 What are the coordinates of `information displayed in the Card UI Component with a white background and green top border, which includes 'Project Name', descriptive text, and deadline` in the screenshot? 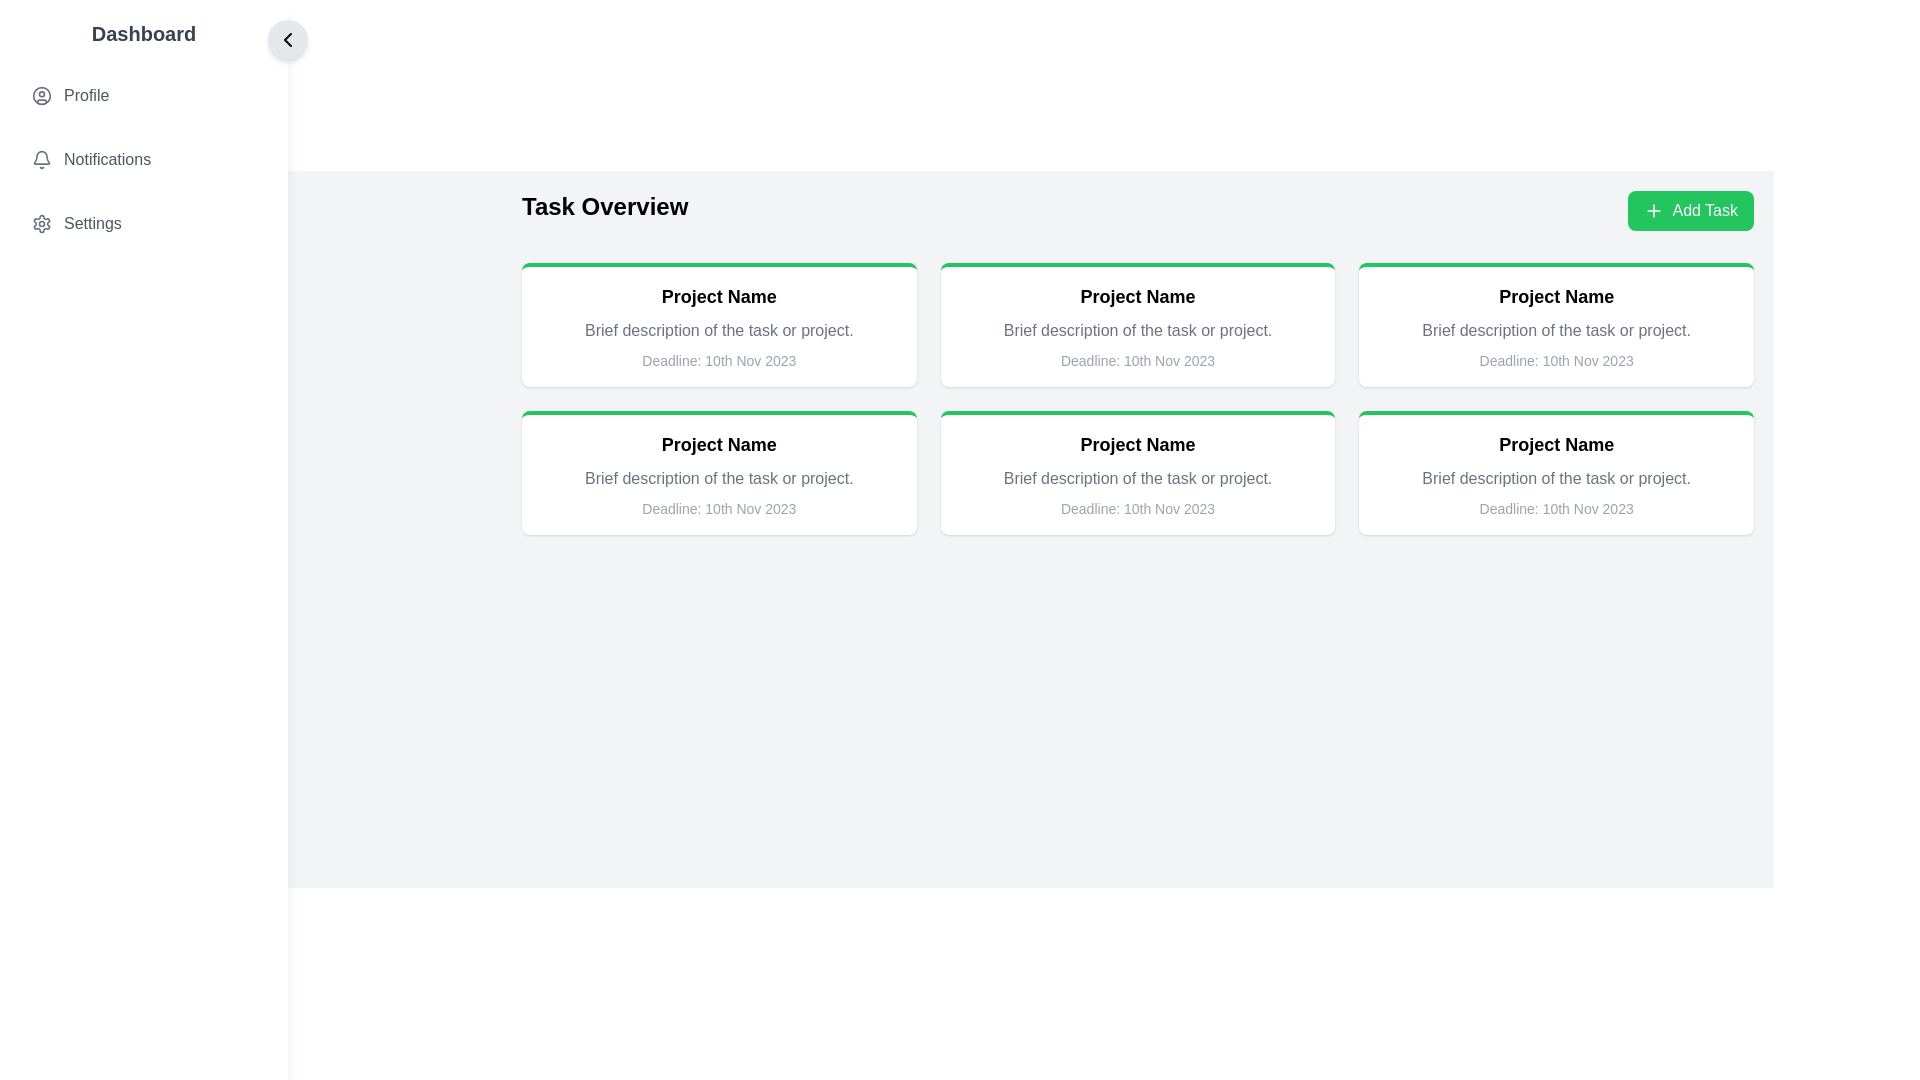 It's located at (1555, 323).